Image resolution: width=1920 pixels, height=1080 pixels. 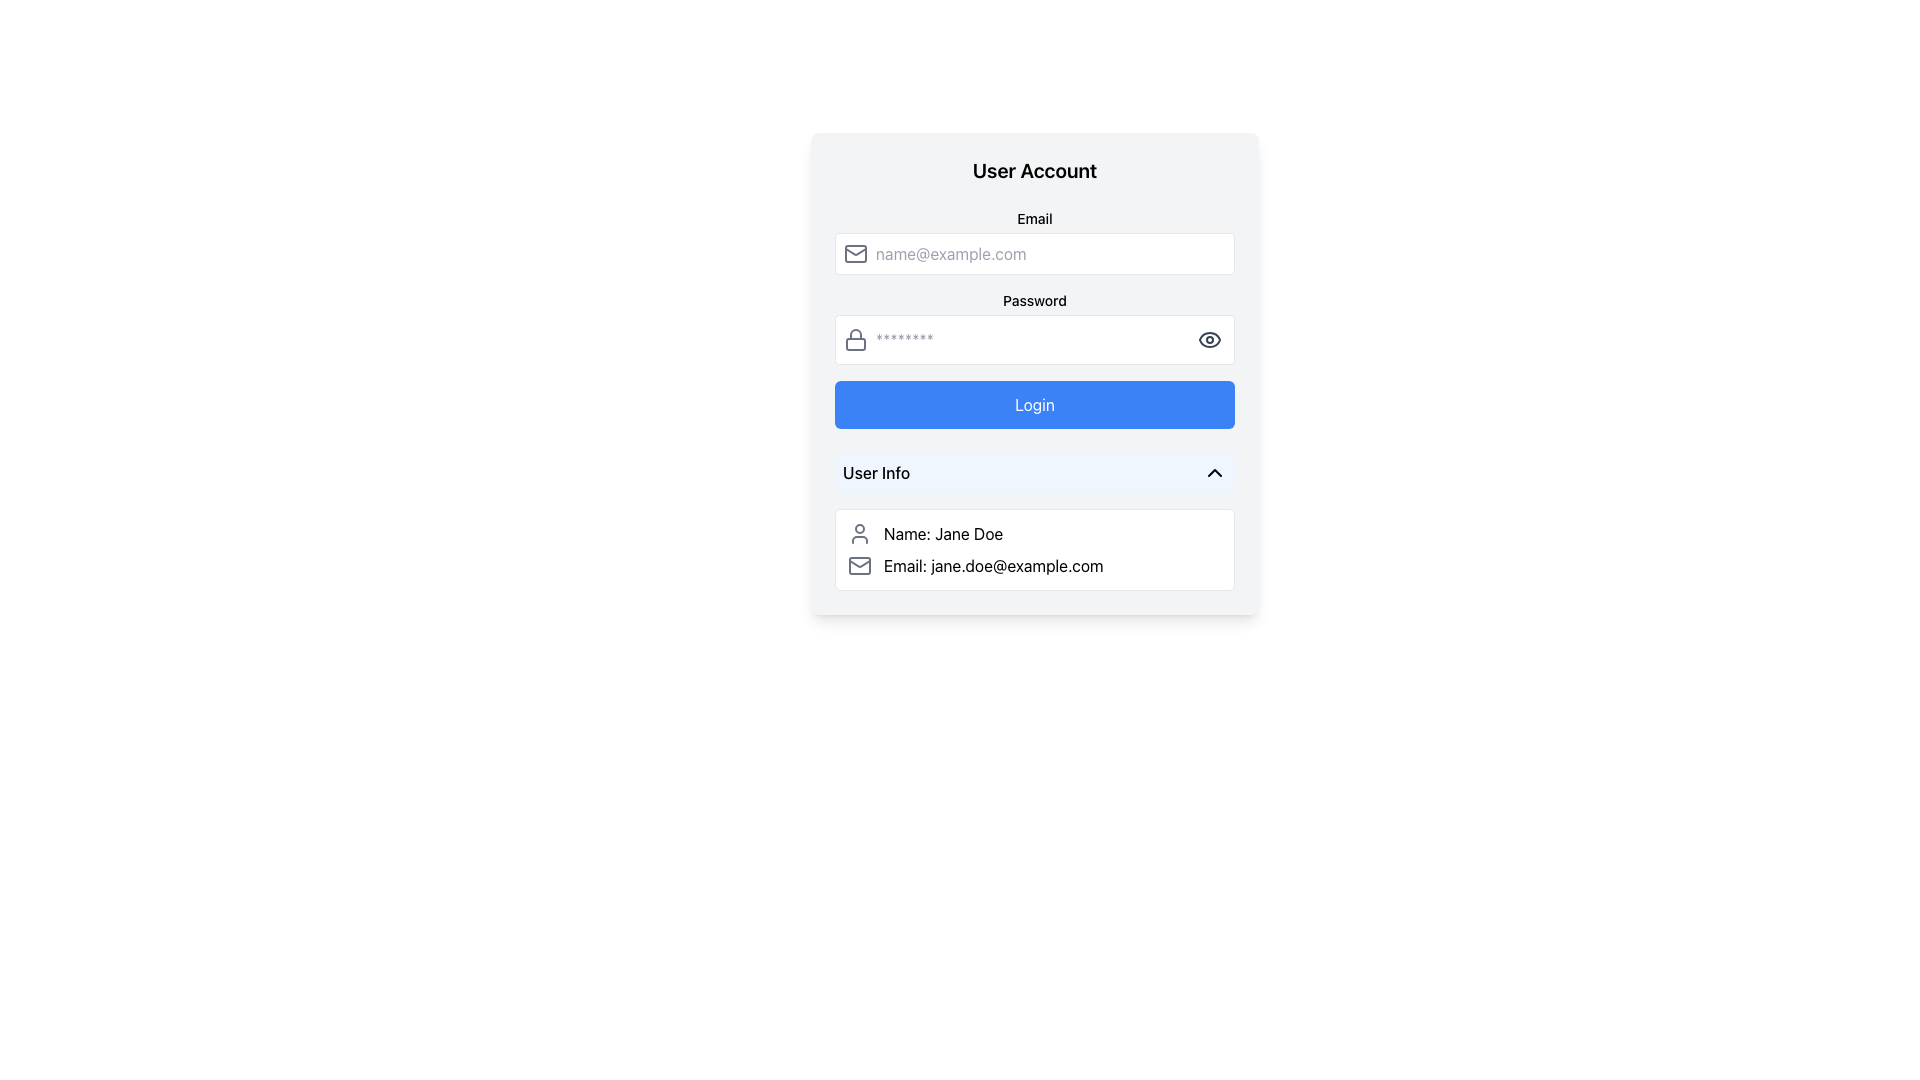 What do you see at coordinates (1213, 473) in the screenshot?
I see `the upward-pointing chevron icon located to the right of the 'User Info' text` at bounding box center [1213, 473].